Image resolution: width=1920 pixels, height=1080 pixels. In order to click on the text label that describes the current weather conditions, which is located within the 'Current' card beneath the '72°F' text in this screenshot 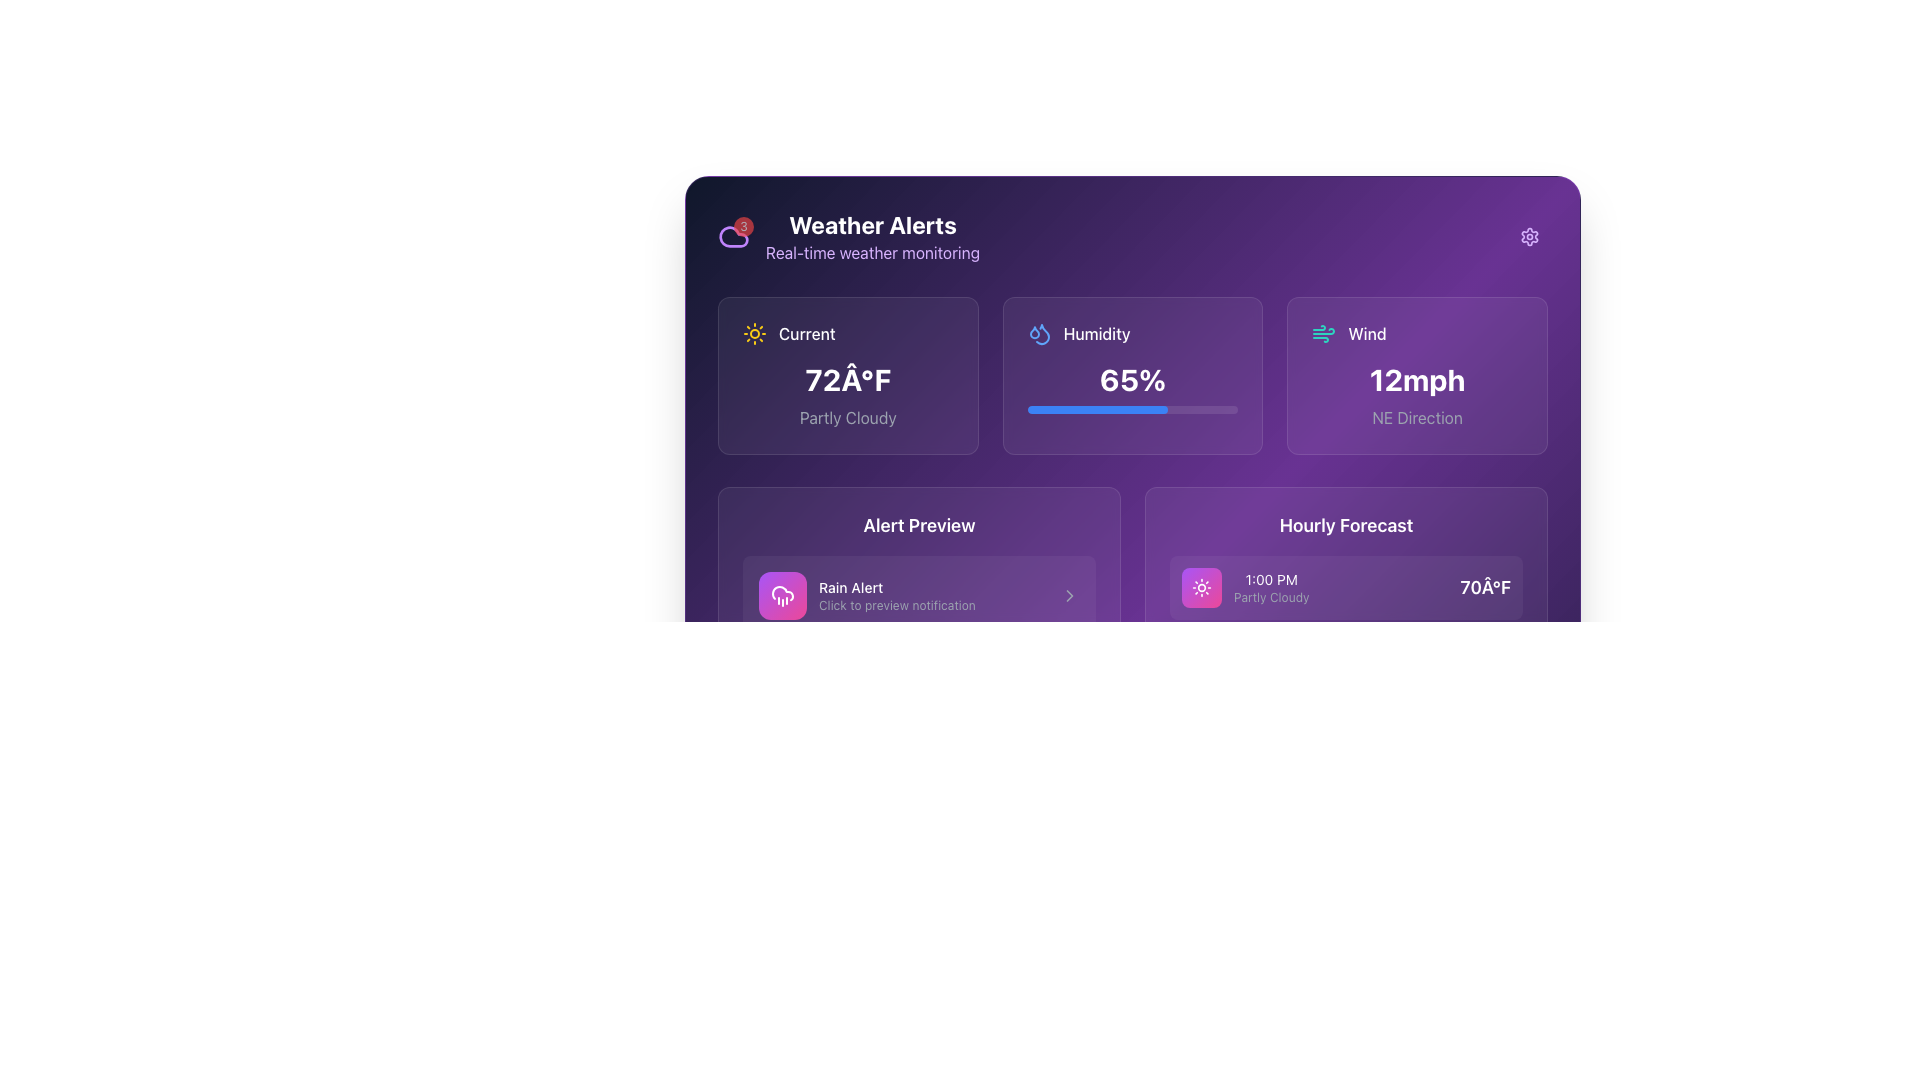, I will do `click(848, 416)`.